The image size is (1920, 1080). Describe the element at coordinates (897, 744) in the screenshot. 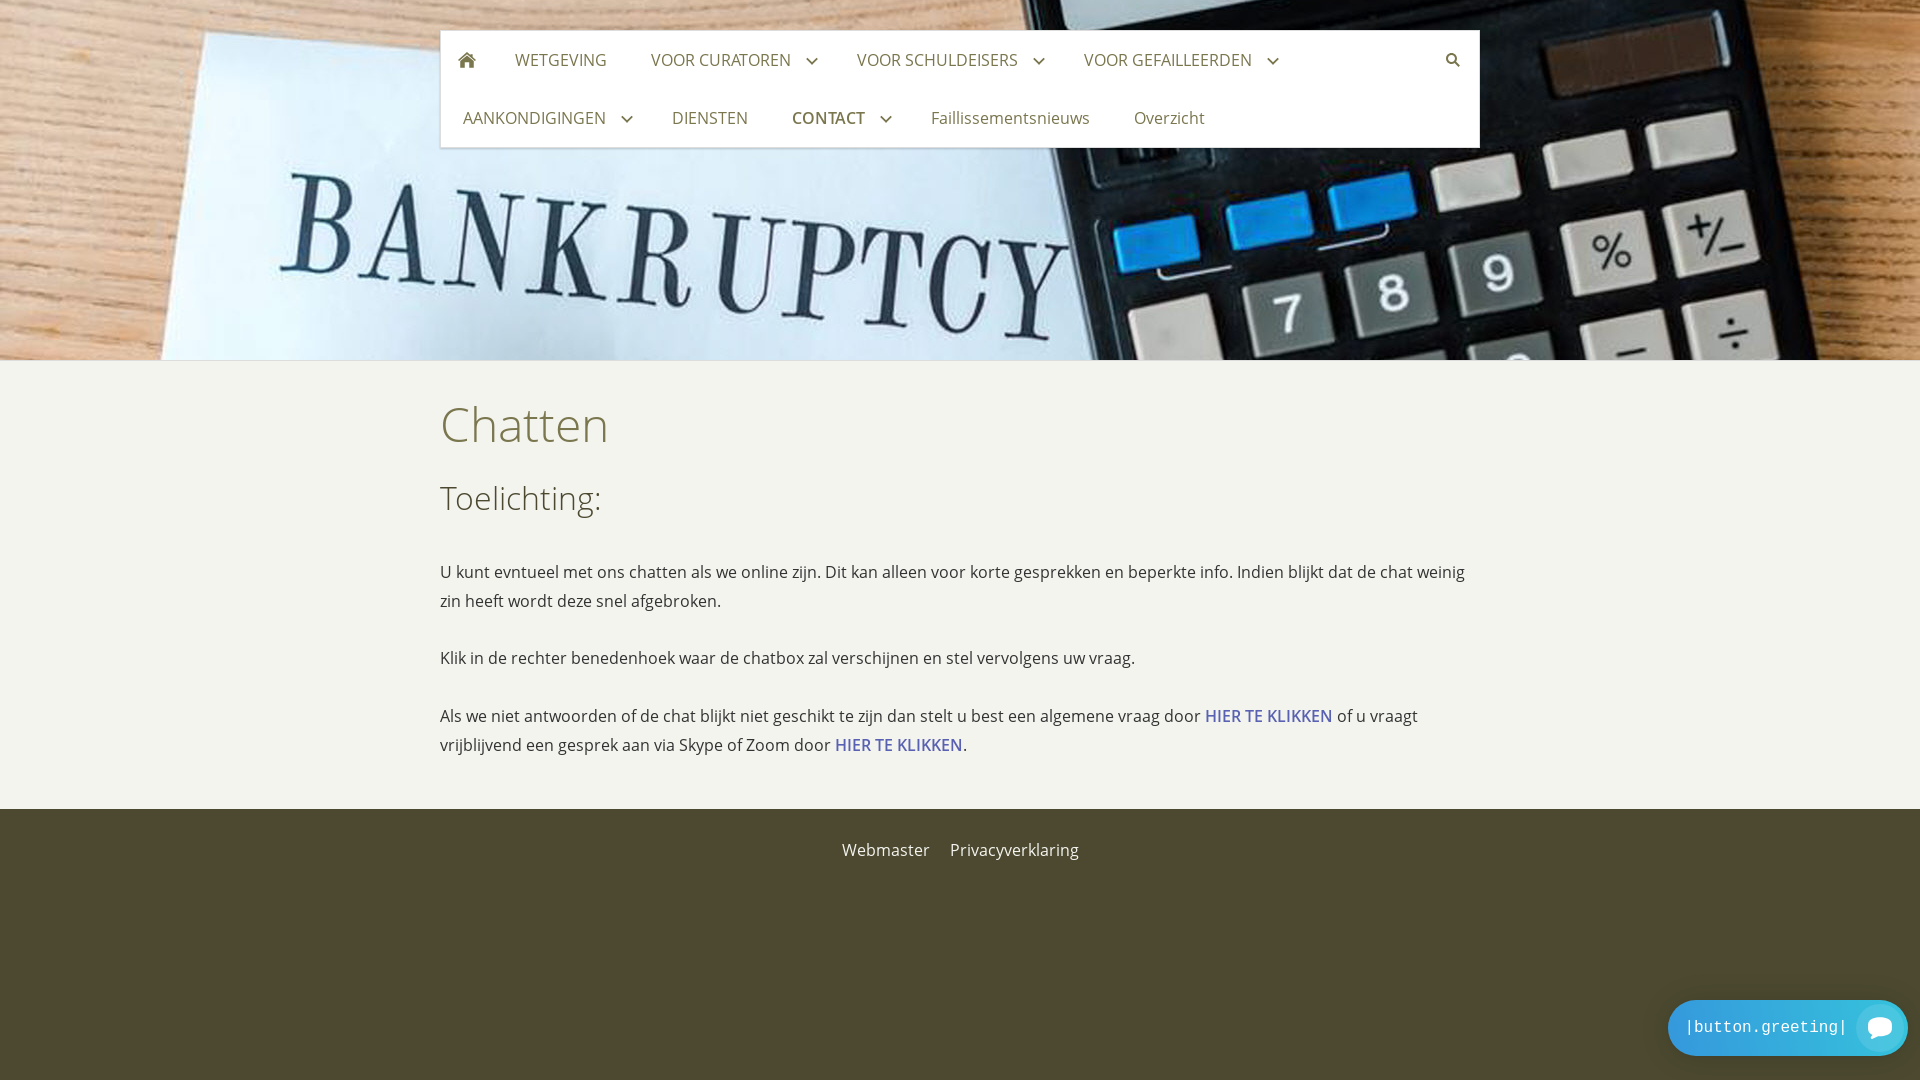

I see `'HIER TE KLIKKEN'` at that location.